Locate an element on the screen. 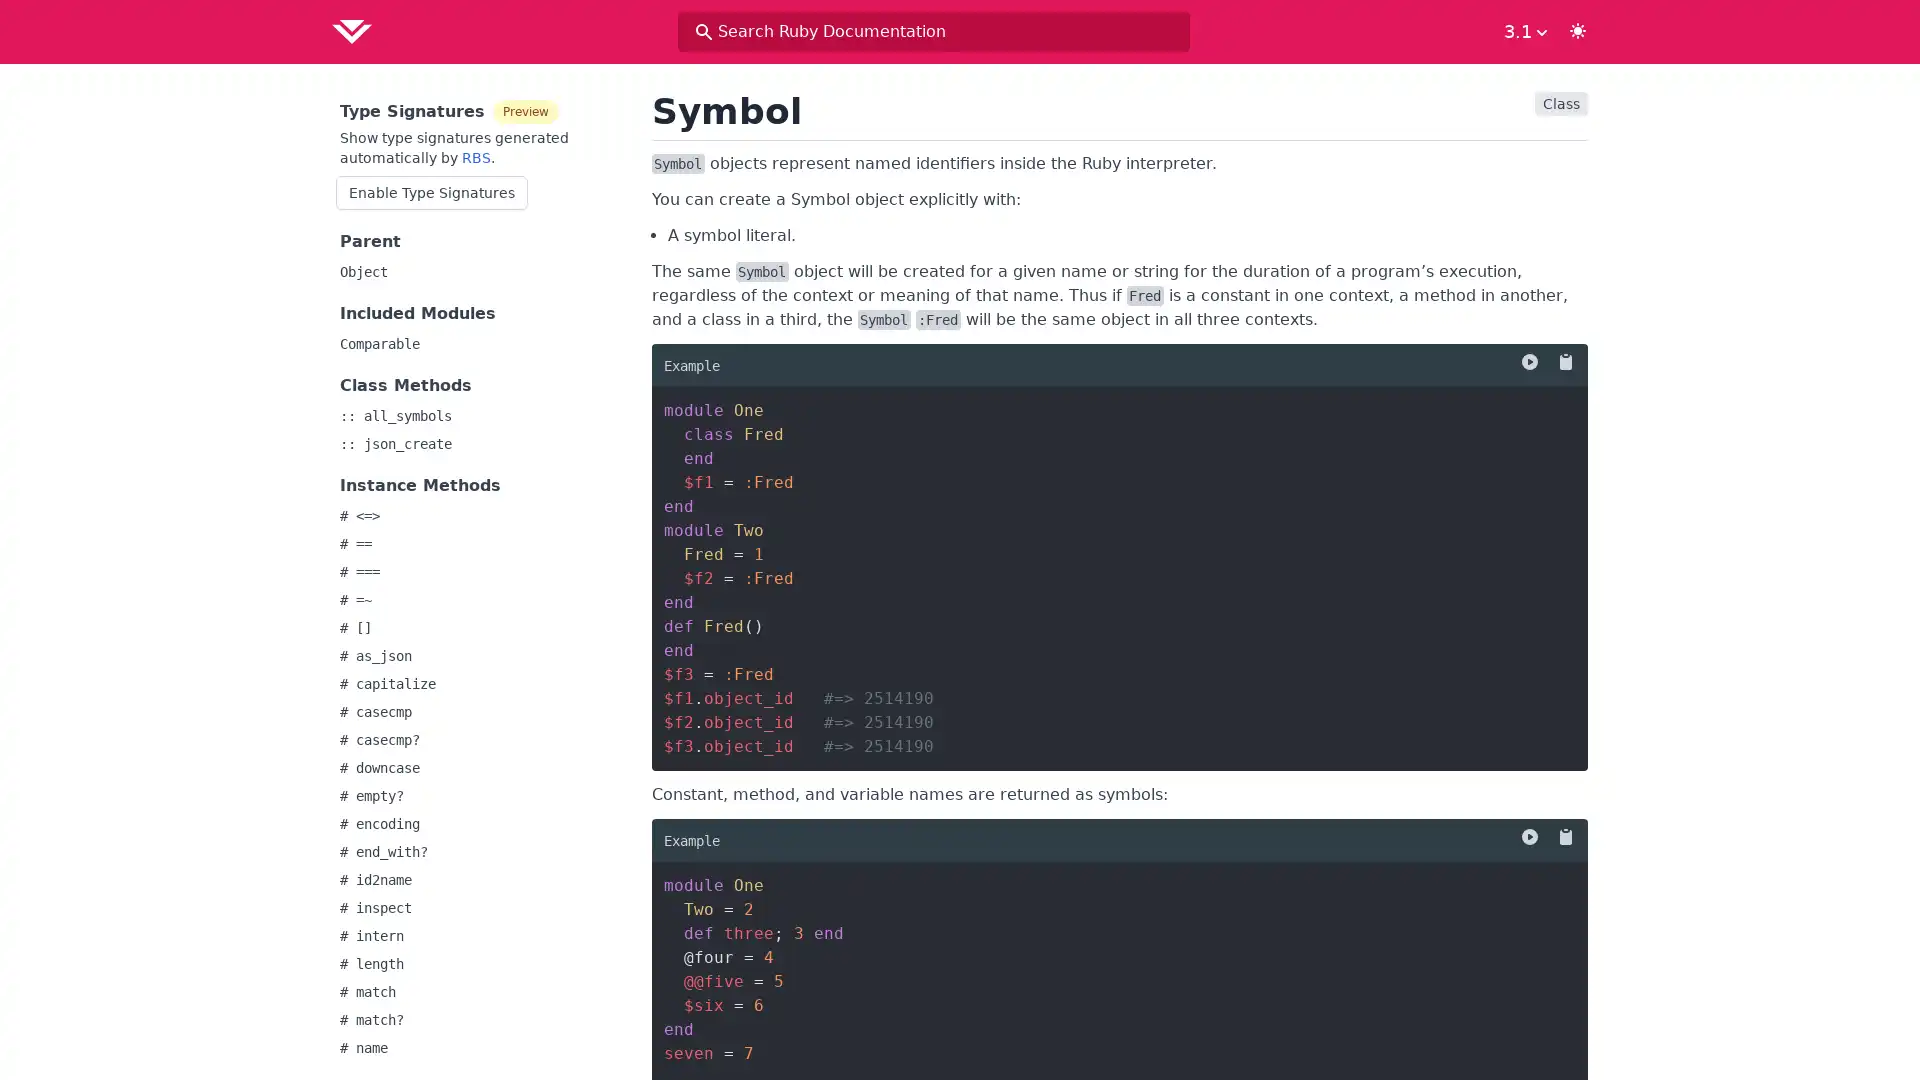 This screenshot has width=1920, height=1080. Copy to clipboard is located at coordinates (1560, 837).